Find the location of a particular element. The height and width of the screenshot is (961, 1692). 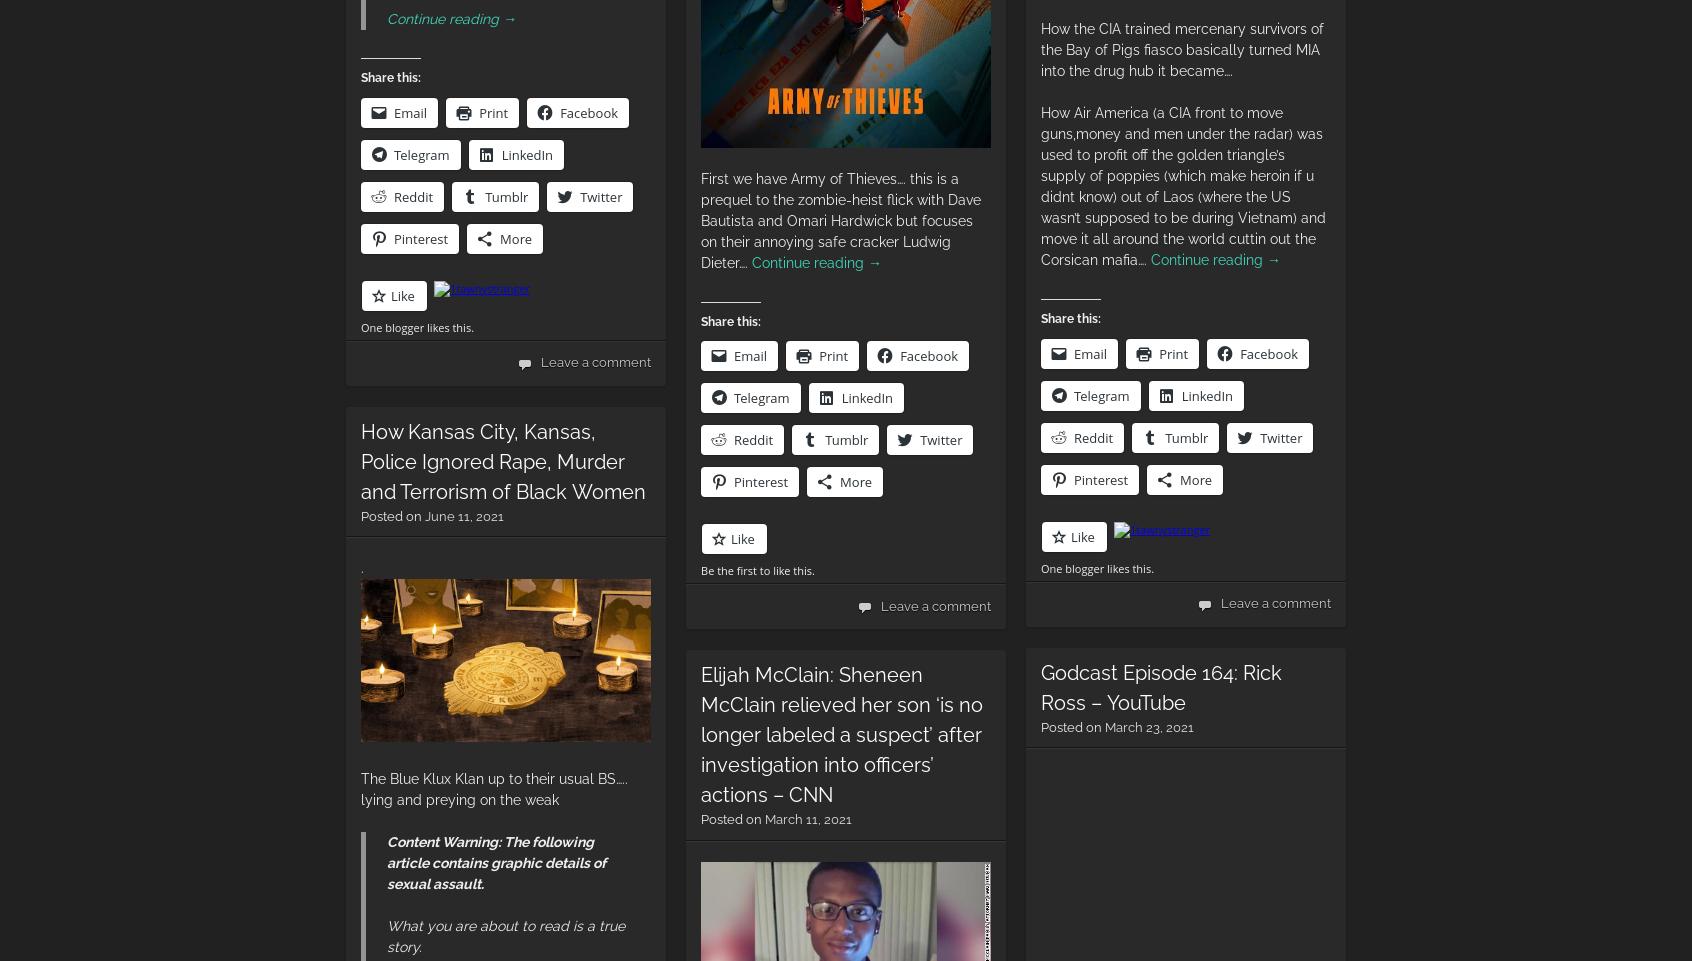

'.' is located at coordinates (362, 567).